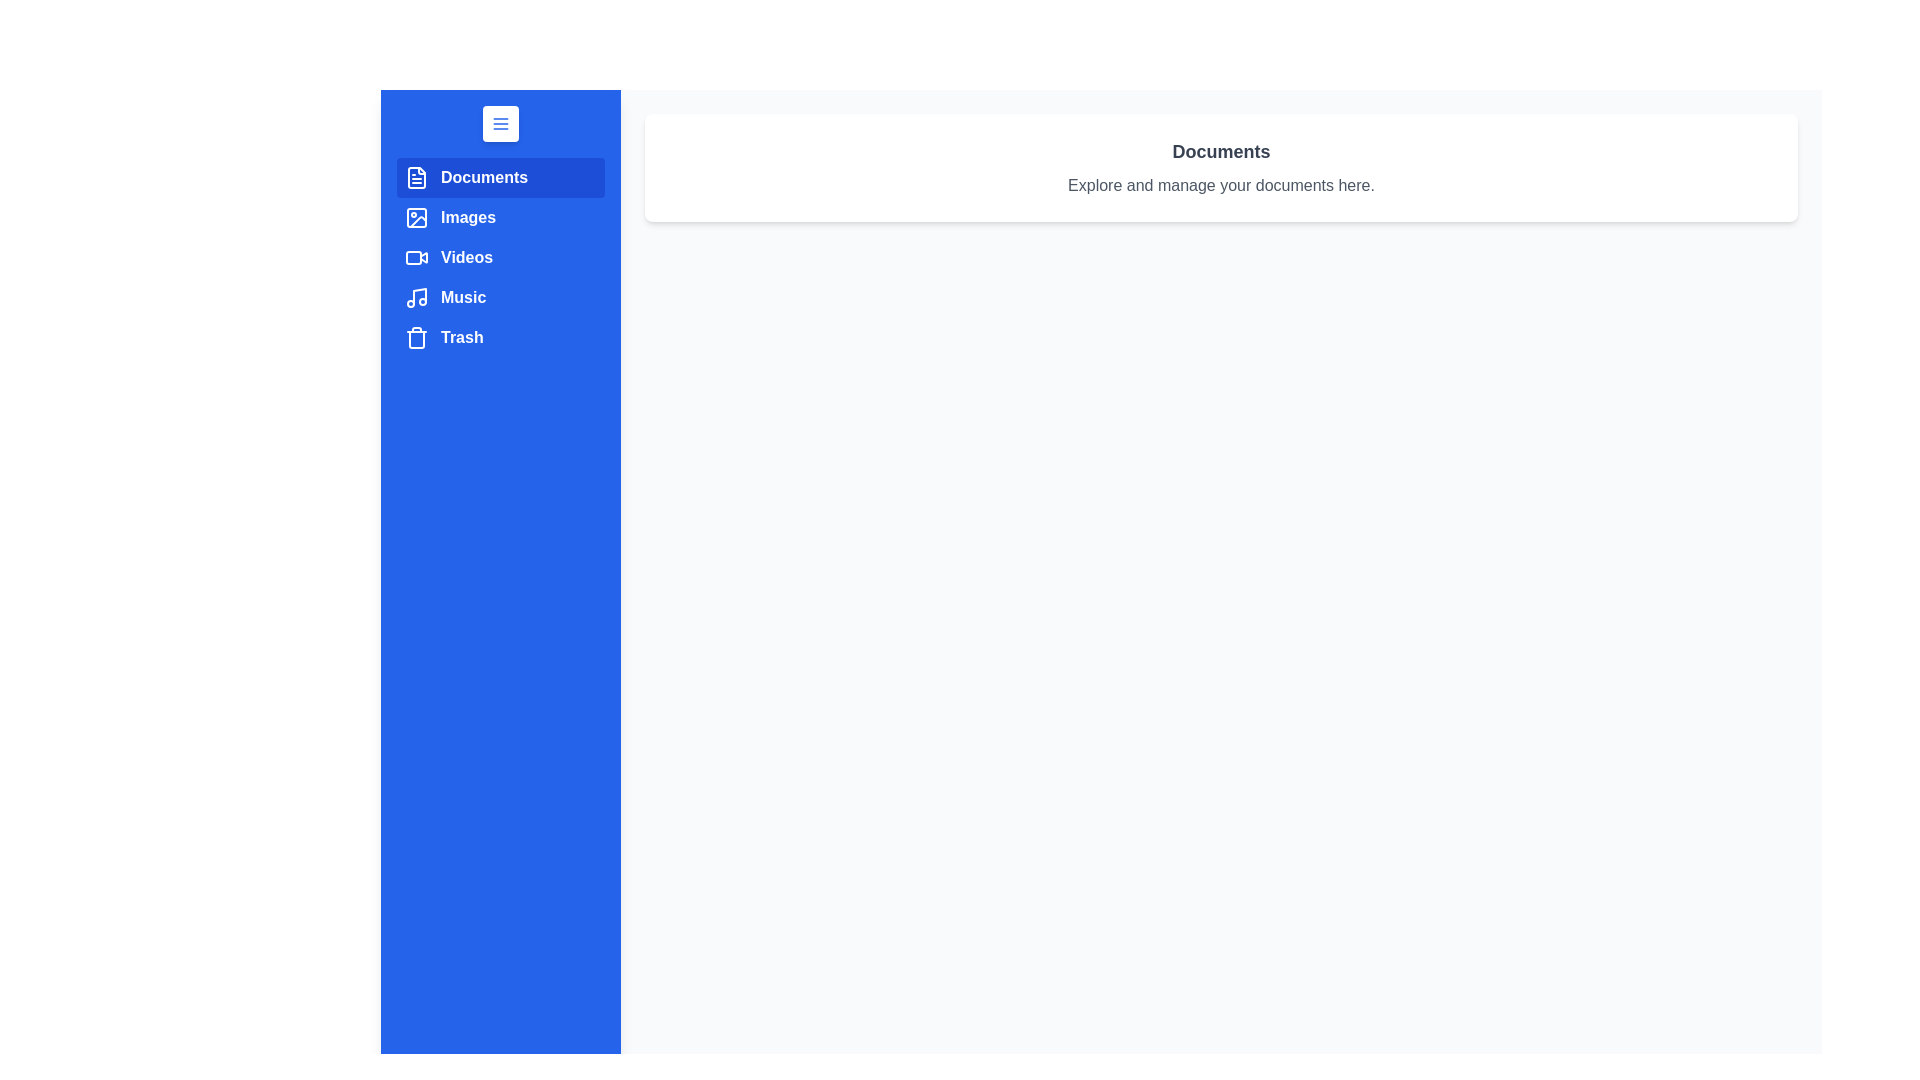  Describe the element at coordinates (500, 218) in the screenshot. I see `the category Images from the sidebar` at that location.